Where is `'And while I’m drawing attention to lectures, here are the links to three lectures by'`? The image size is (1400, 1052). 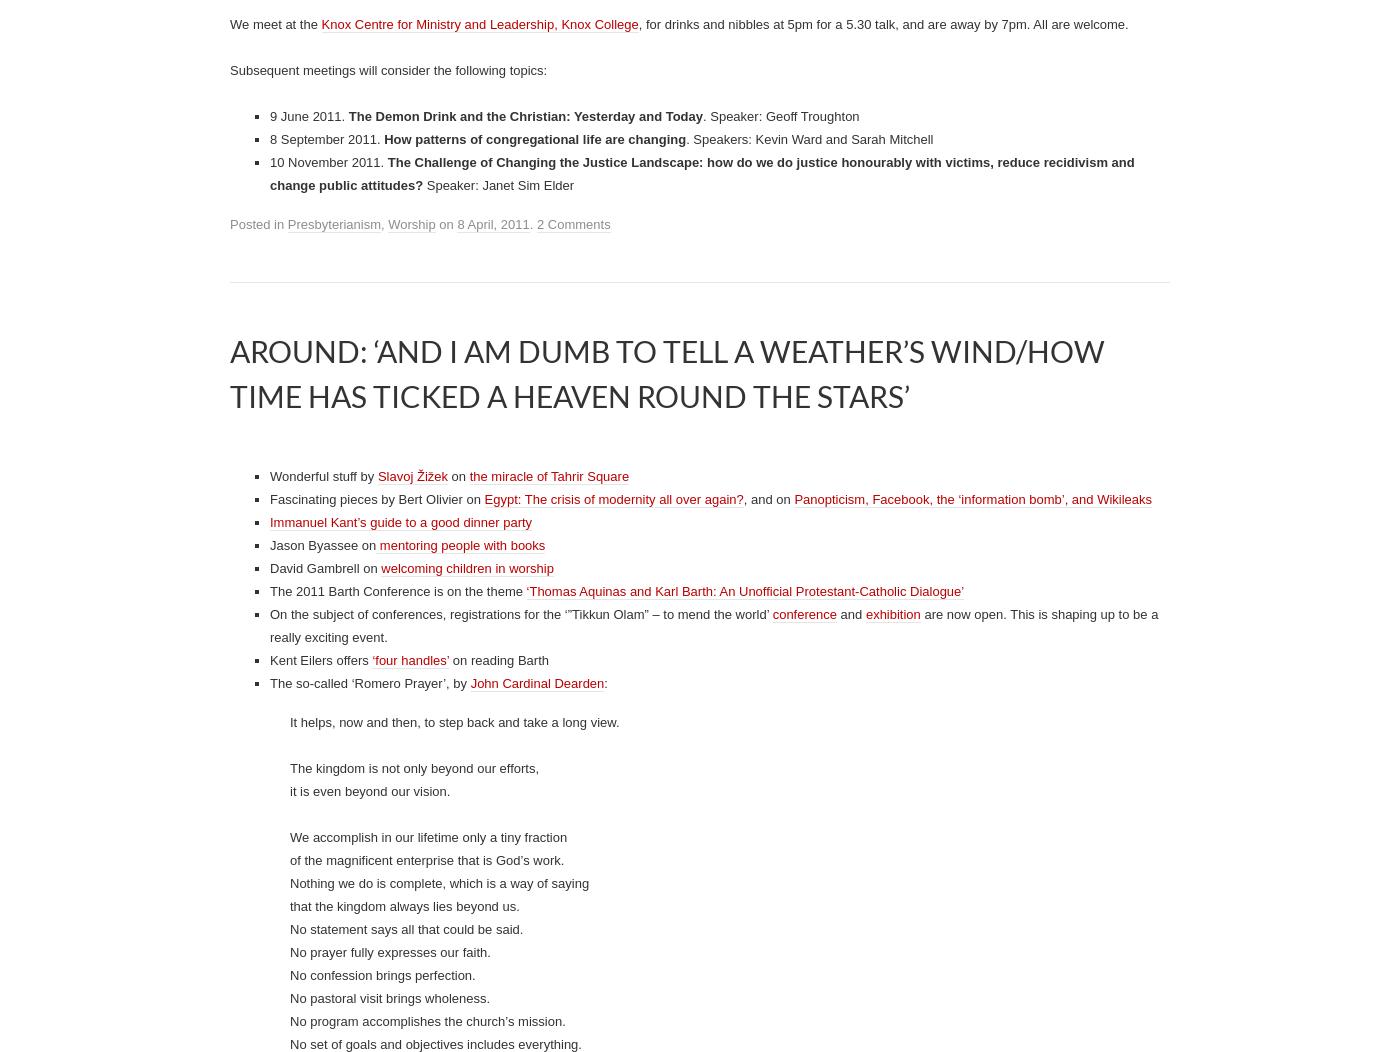
'And while I’m drawing attention to lectures, here are the links to three lectures by' is located at coordinates (463, 338).